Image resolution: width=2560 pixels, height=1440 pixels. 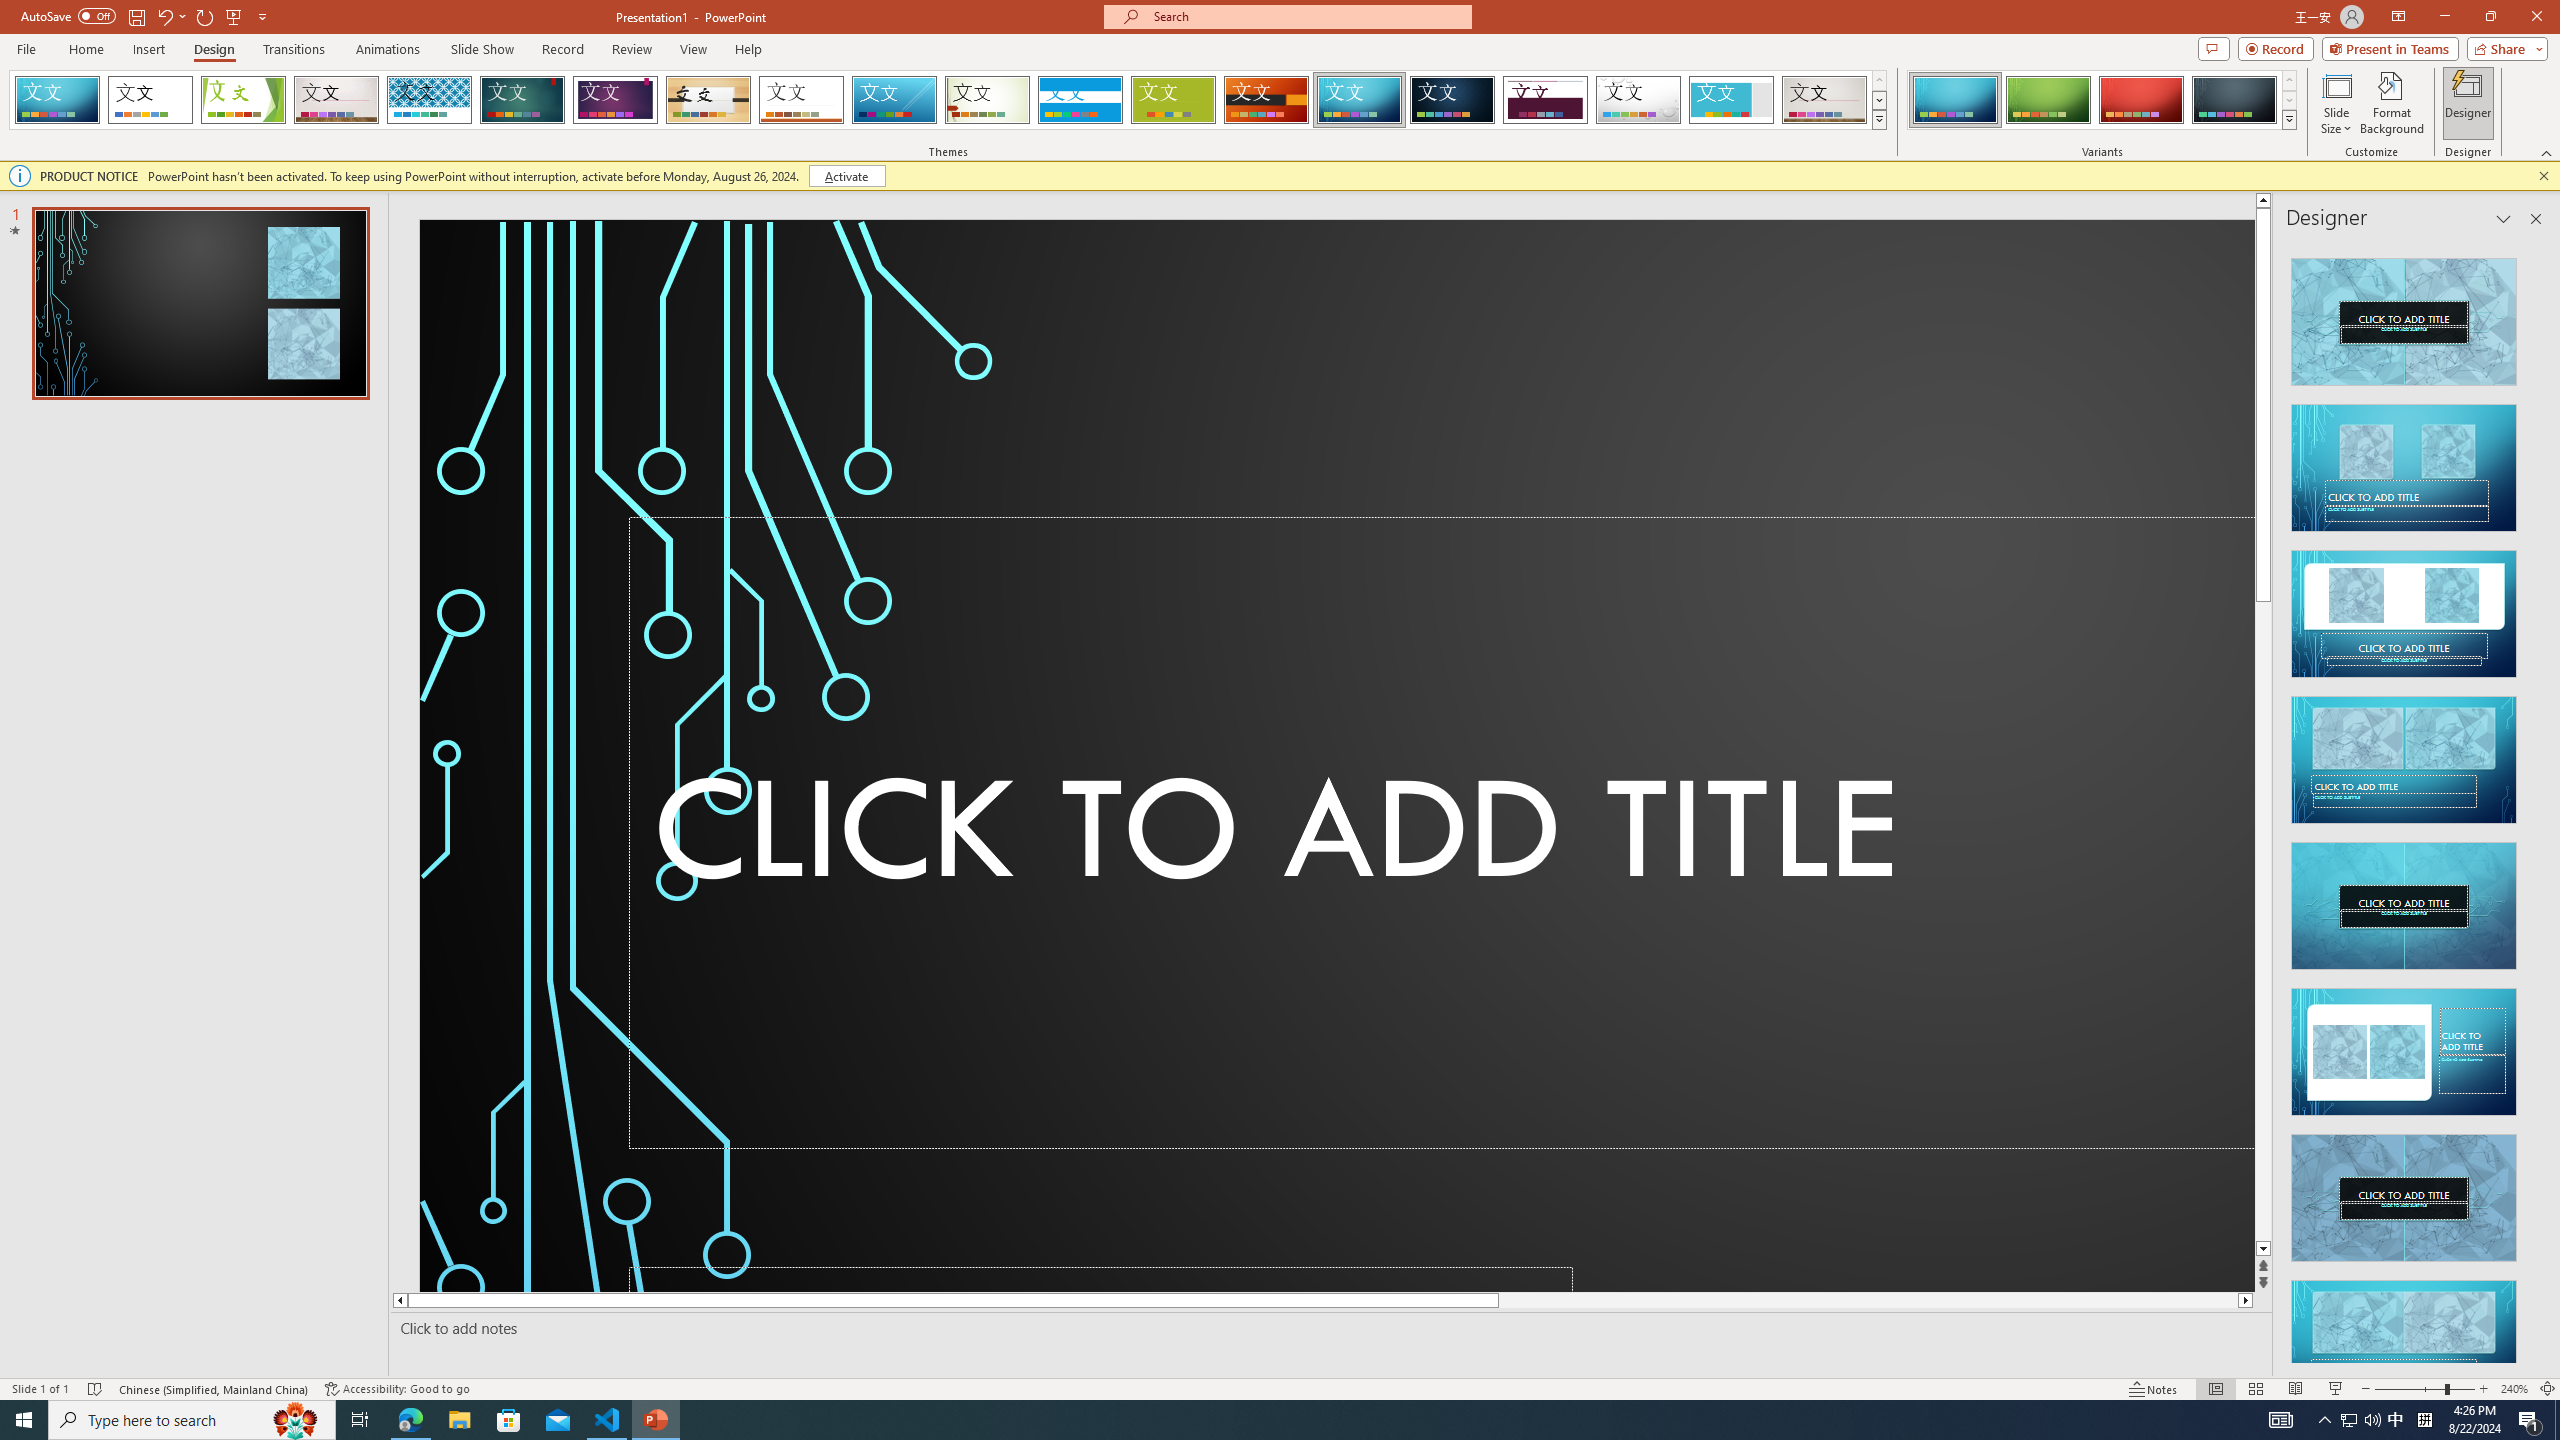 I want to click on 'AutomationID: ThemeVariantsGallery', so click(x=2103, y=99).